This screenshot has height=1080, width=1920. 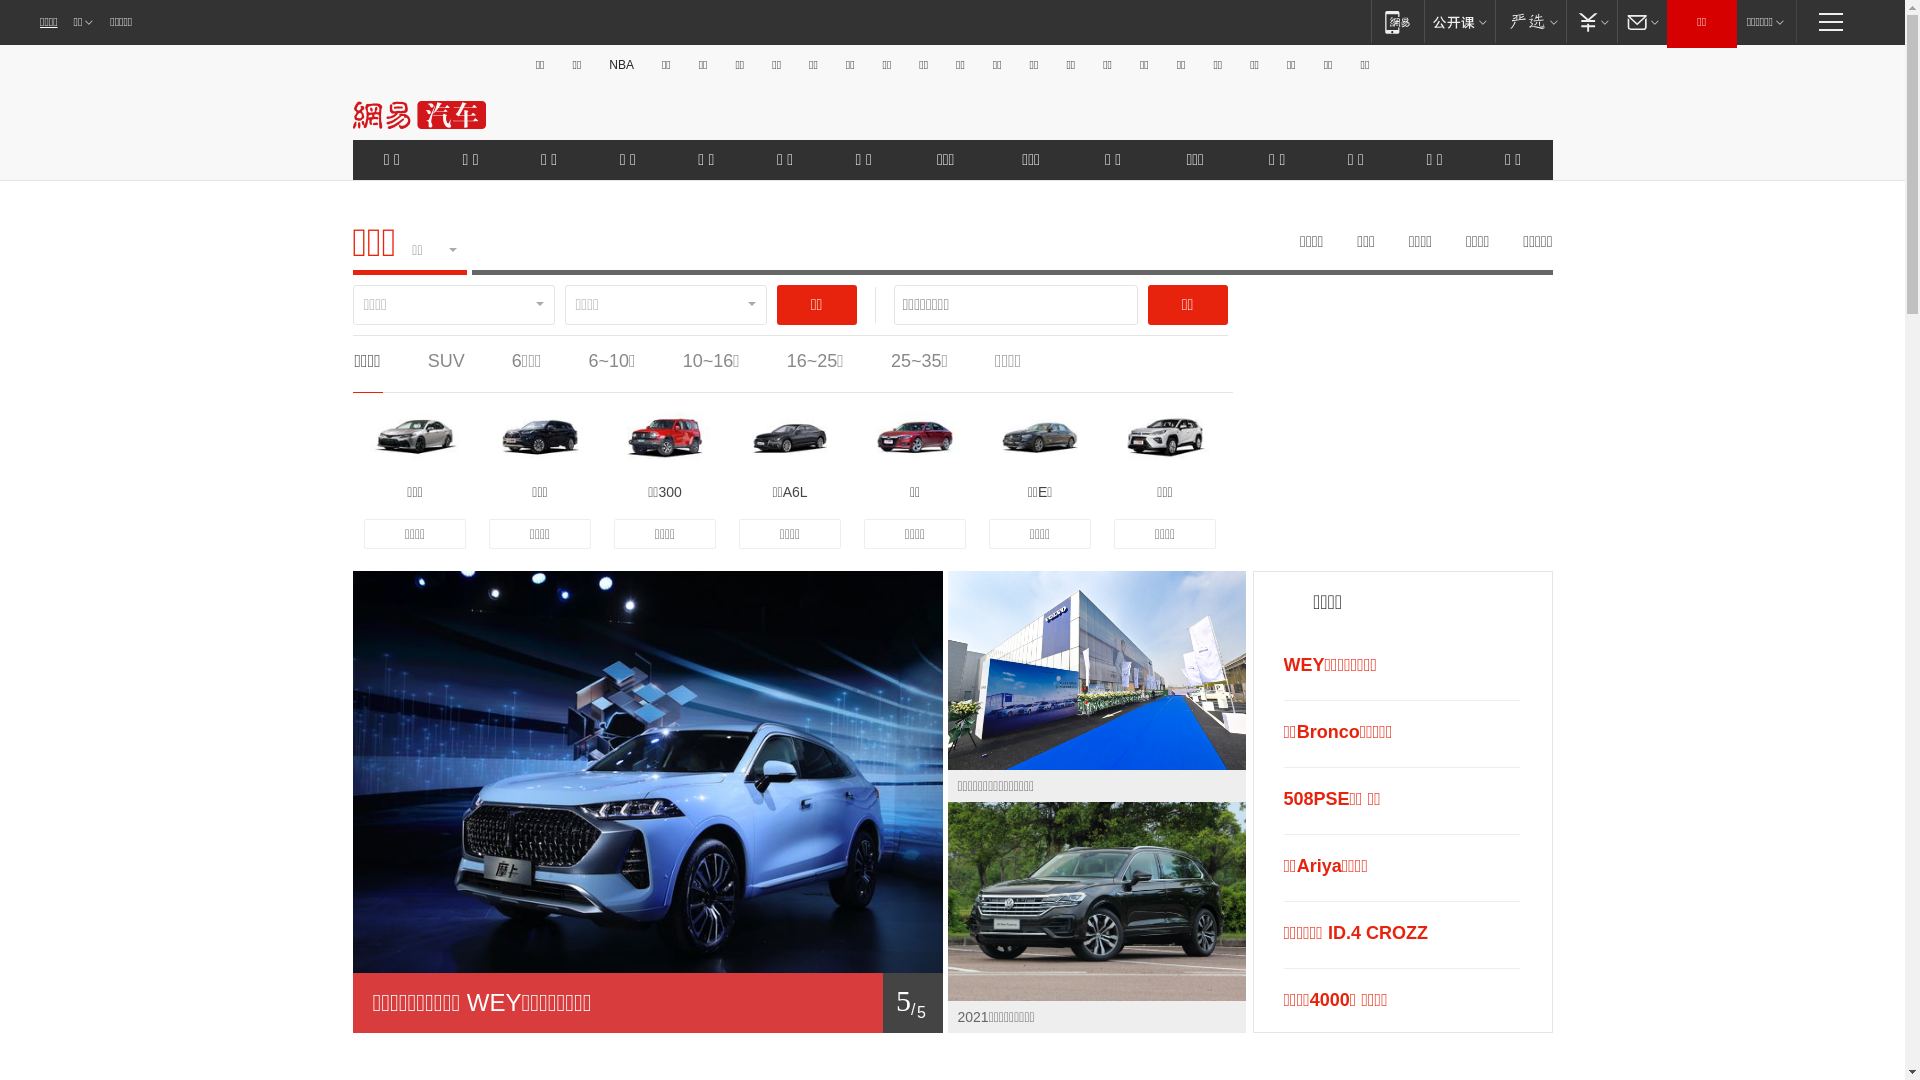 What do you see at coordinates (602, 64) in the screenshot?
I see `'NBA'` at bounding box center [602, 64].